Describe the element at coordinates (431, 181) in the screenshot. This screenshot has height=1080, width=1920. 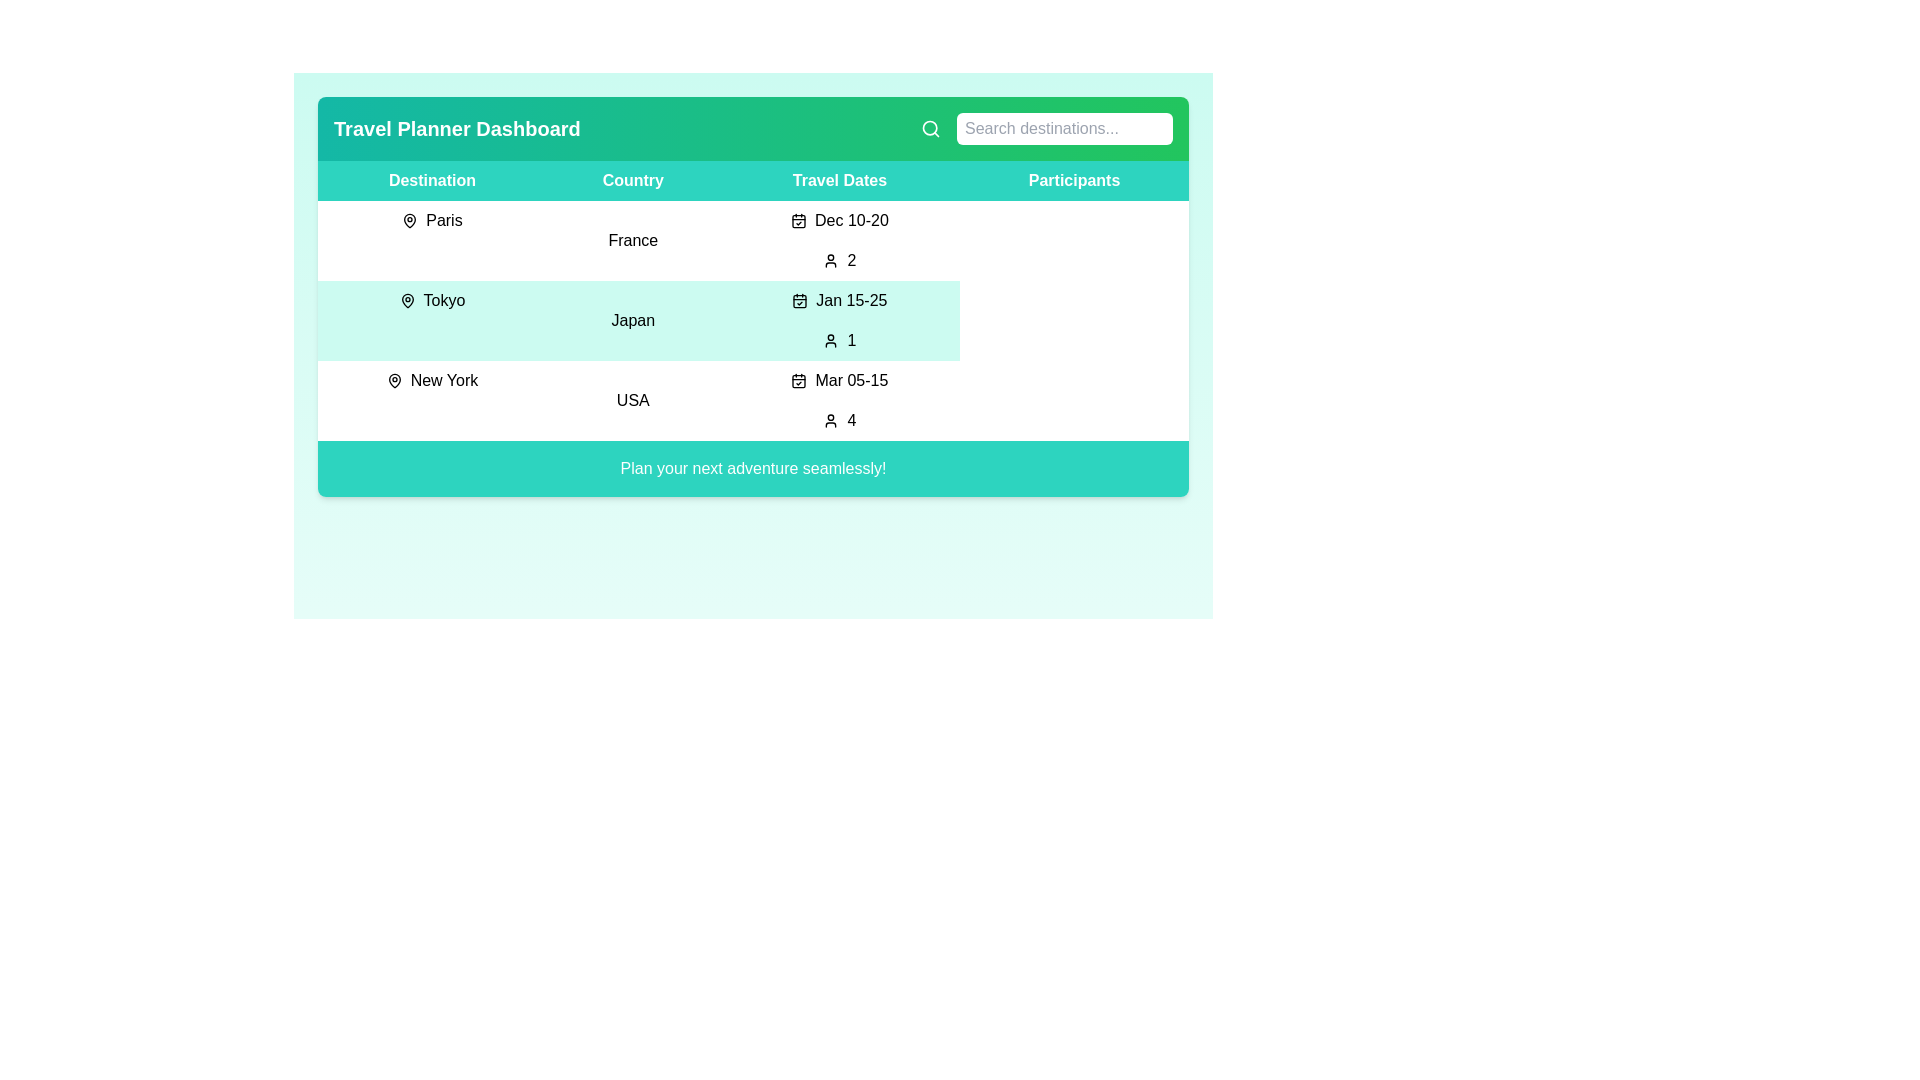
I see `the travel destinations column header text label located at the top left of the header row in the table-like structure` at that location.